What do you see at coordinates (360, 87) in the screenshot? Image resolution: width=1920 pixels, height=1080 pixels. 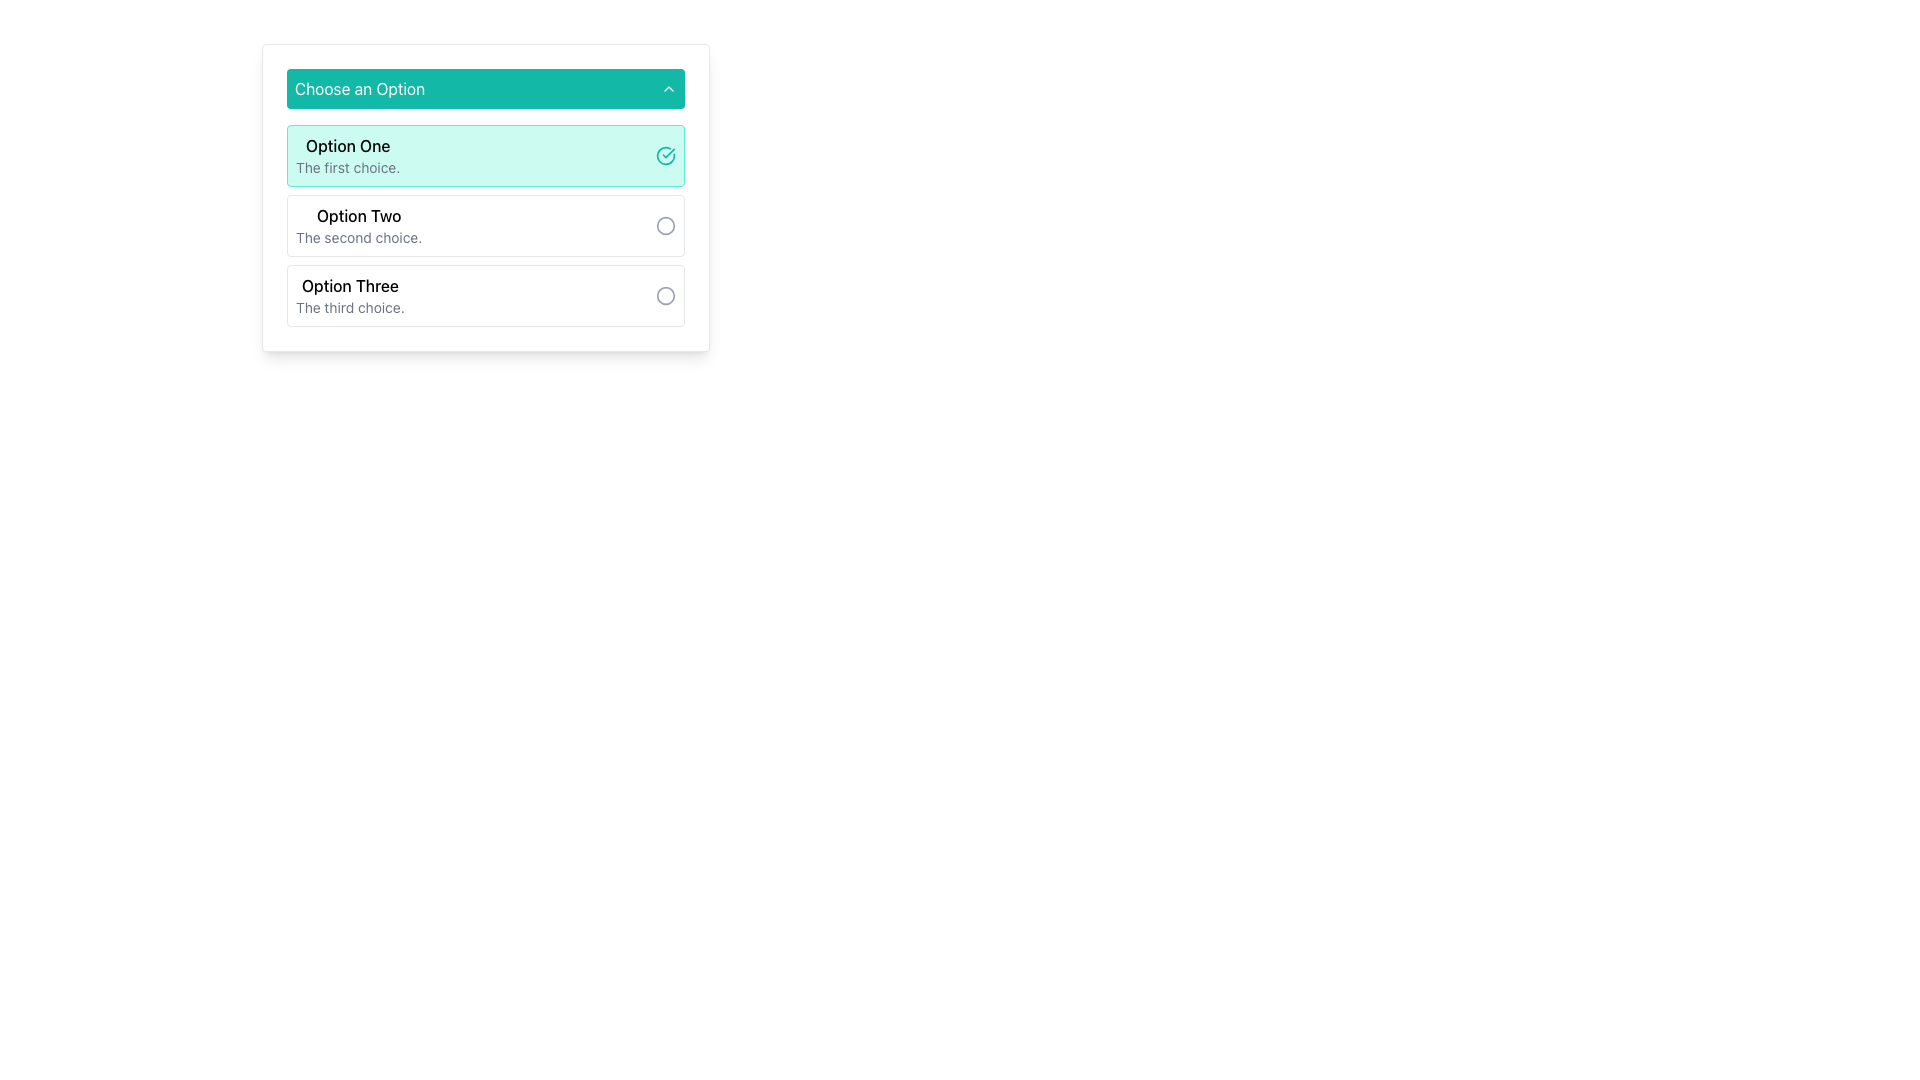 I see `the text label reading 'Choose an Option', which is styled in white font on a teal background and is located at the top left of a dropdown menu` at bounding box center [360, 87].